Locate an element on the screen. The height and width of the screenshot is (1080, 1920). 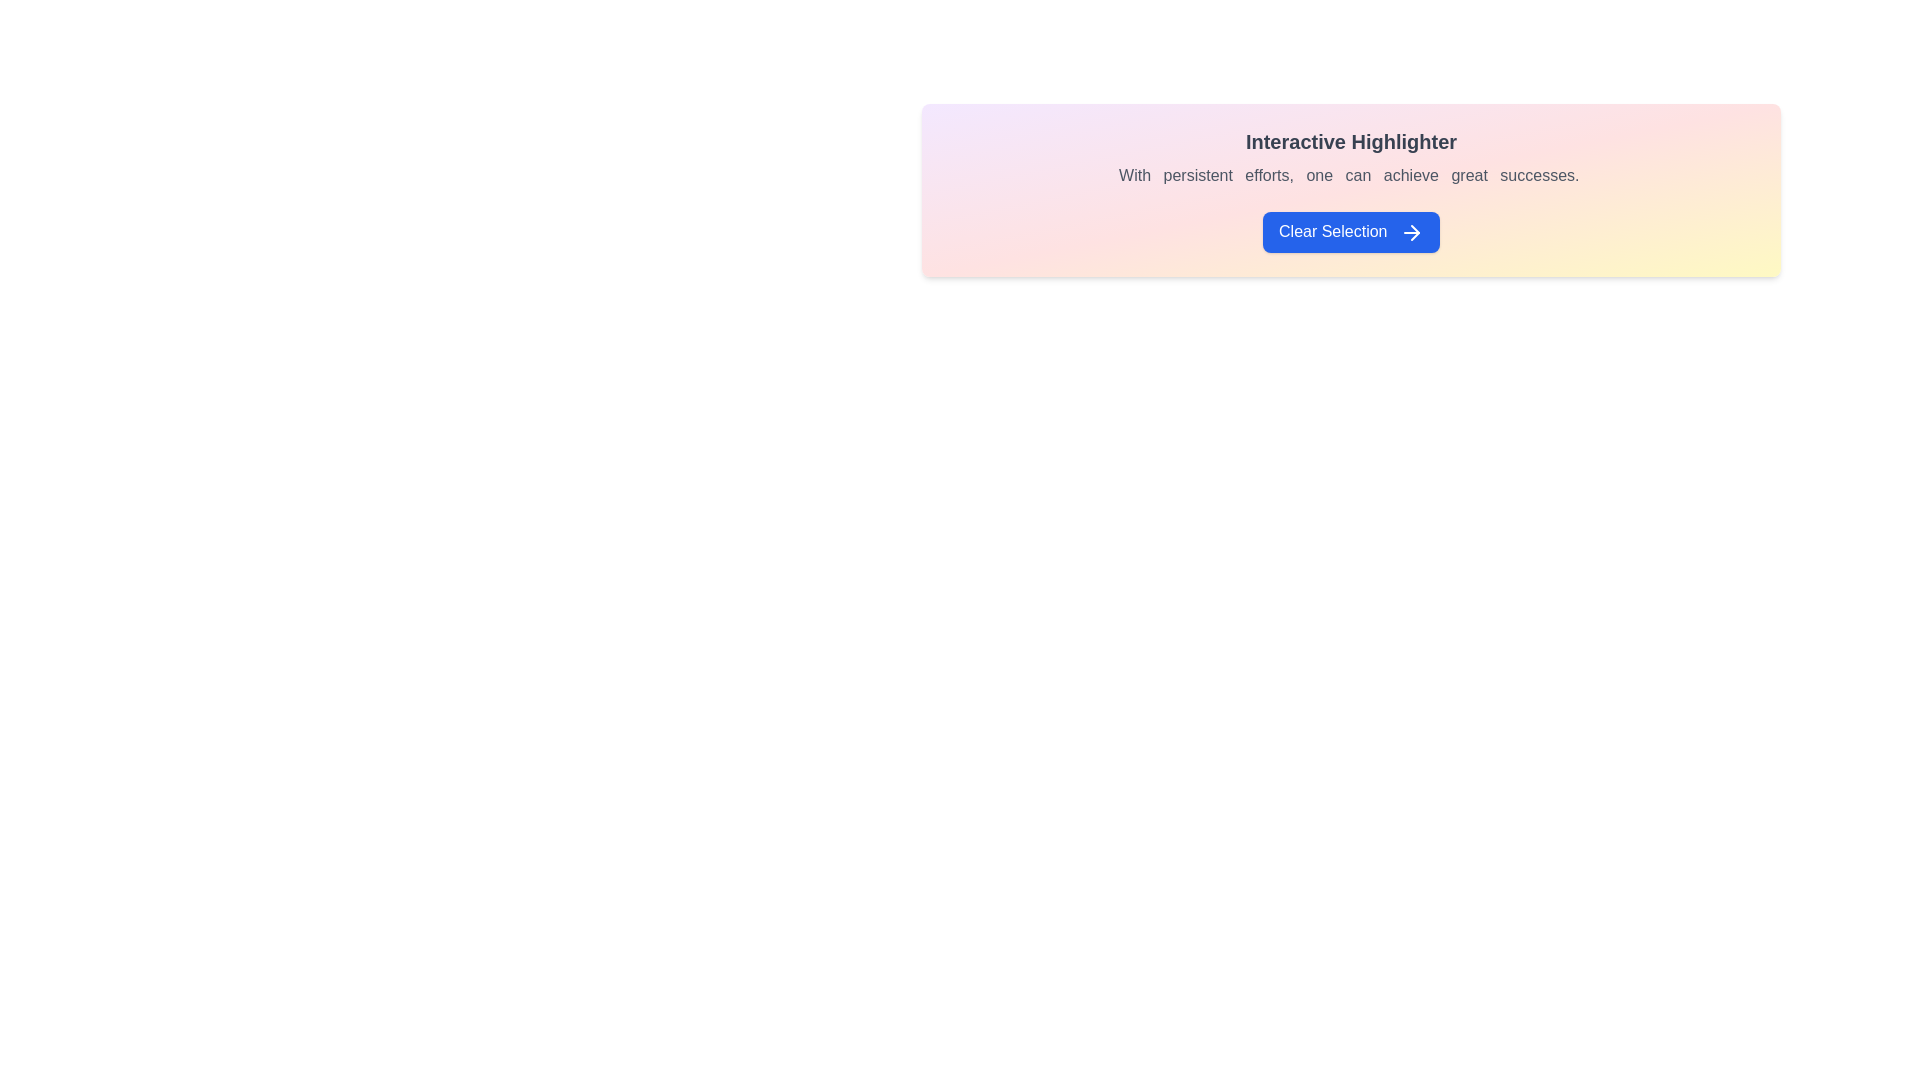
the text component displaying the word 'one', which has a hover effect changing its background to gray, indicating its interactive nature is located at coordinates (1321, 174).